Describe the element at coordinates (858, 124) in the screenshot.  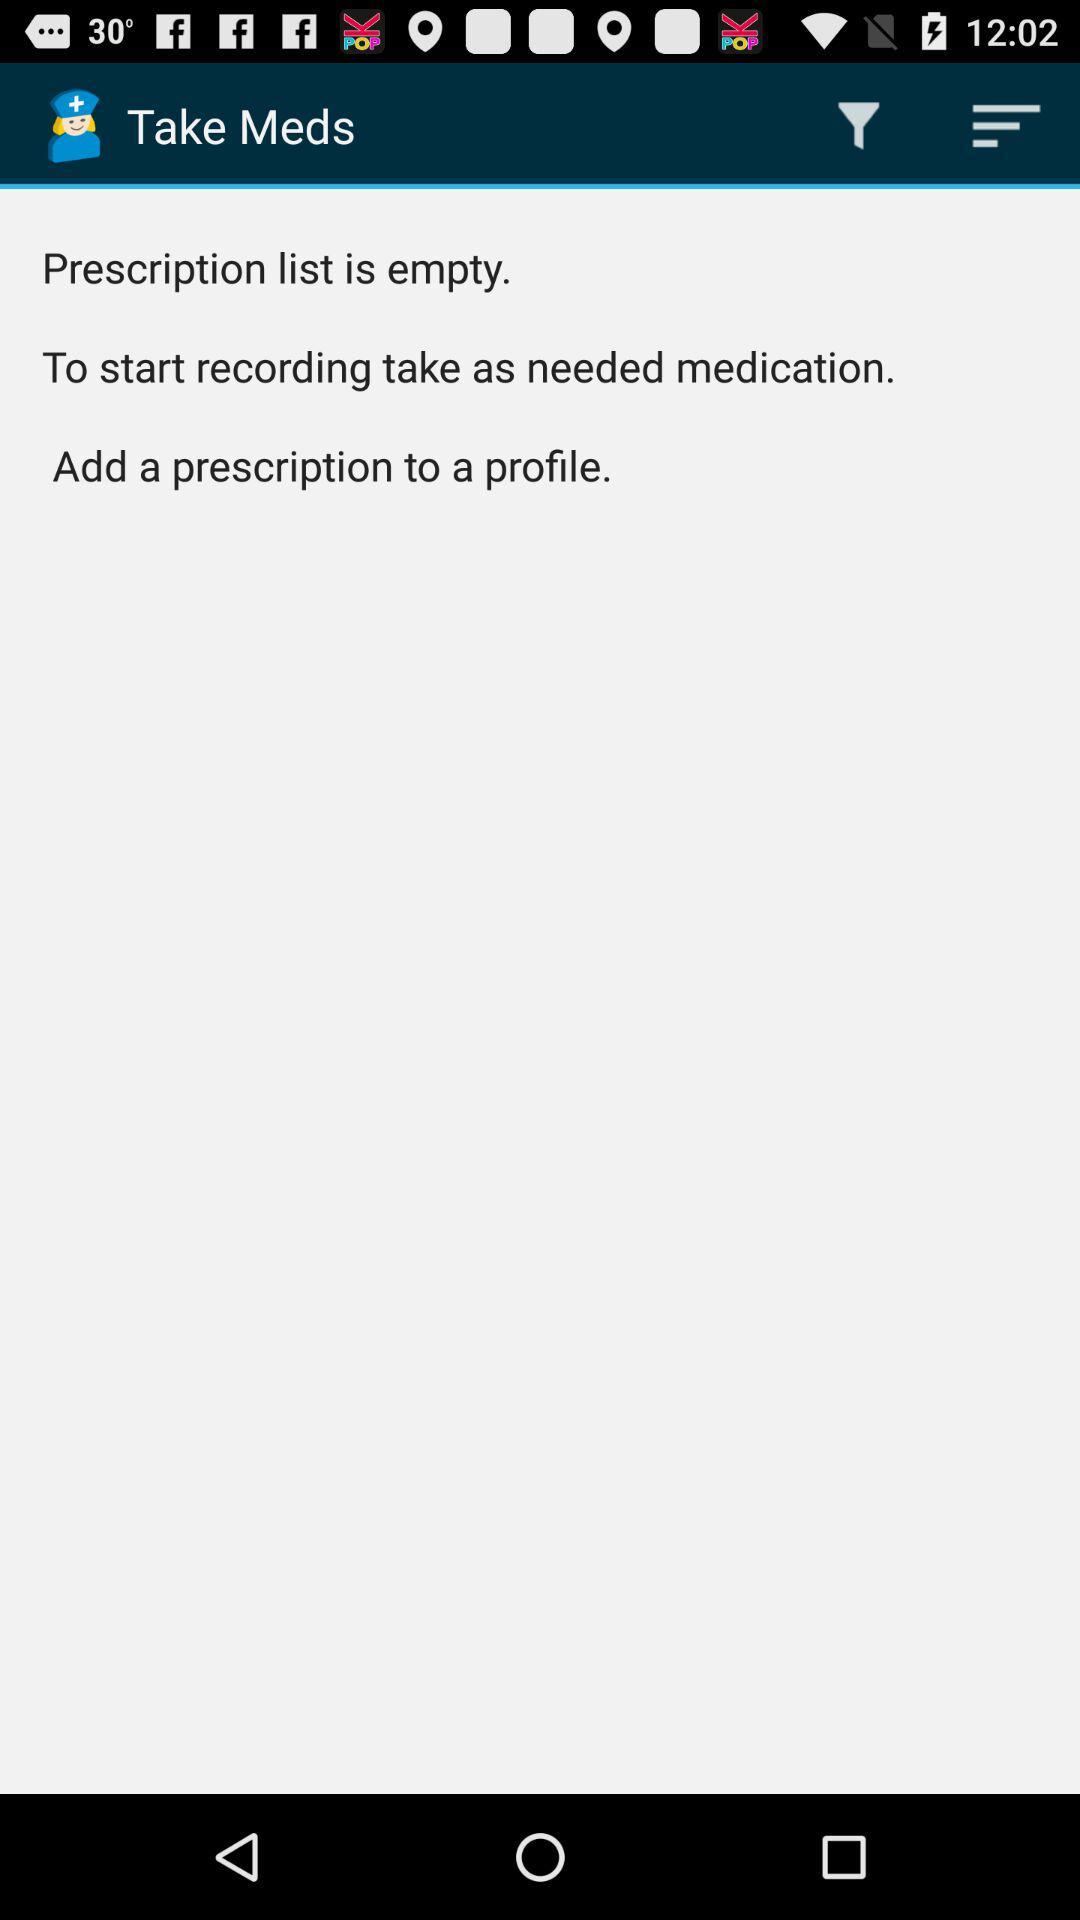
I see `app next to the take meds` at that location.